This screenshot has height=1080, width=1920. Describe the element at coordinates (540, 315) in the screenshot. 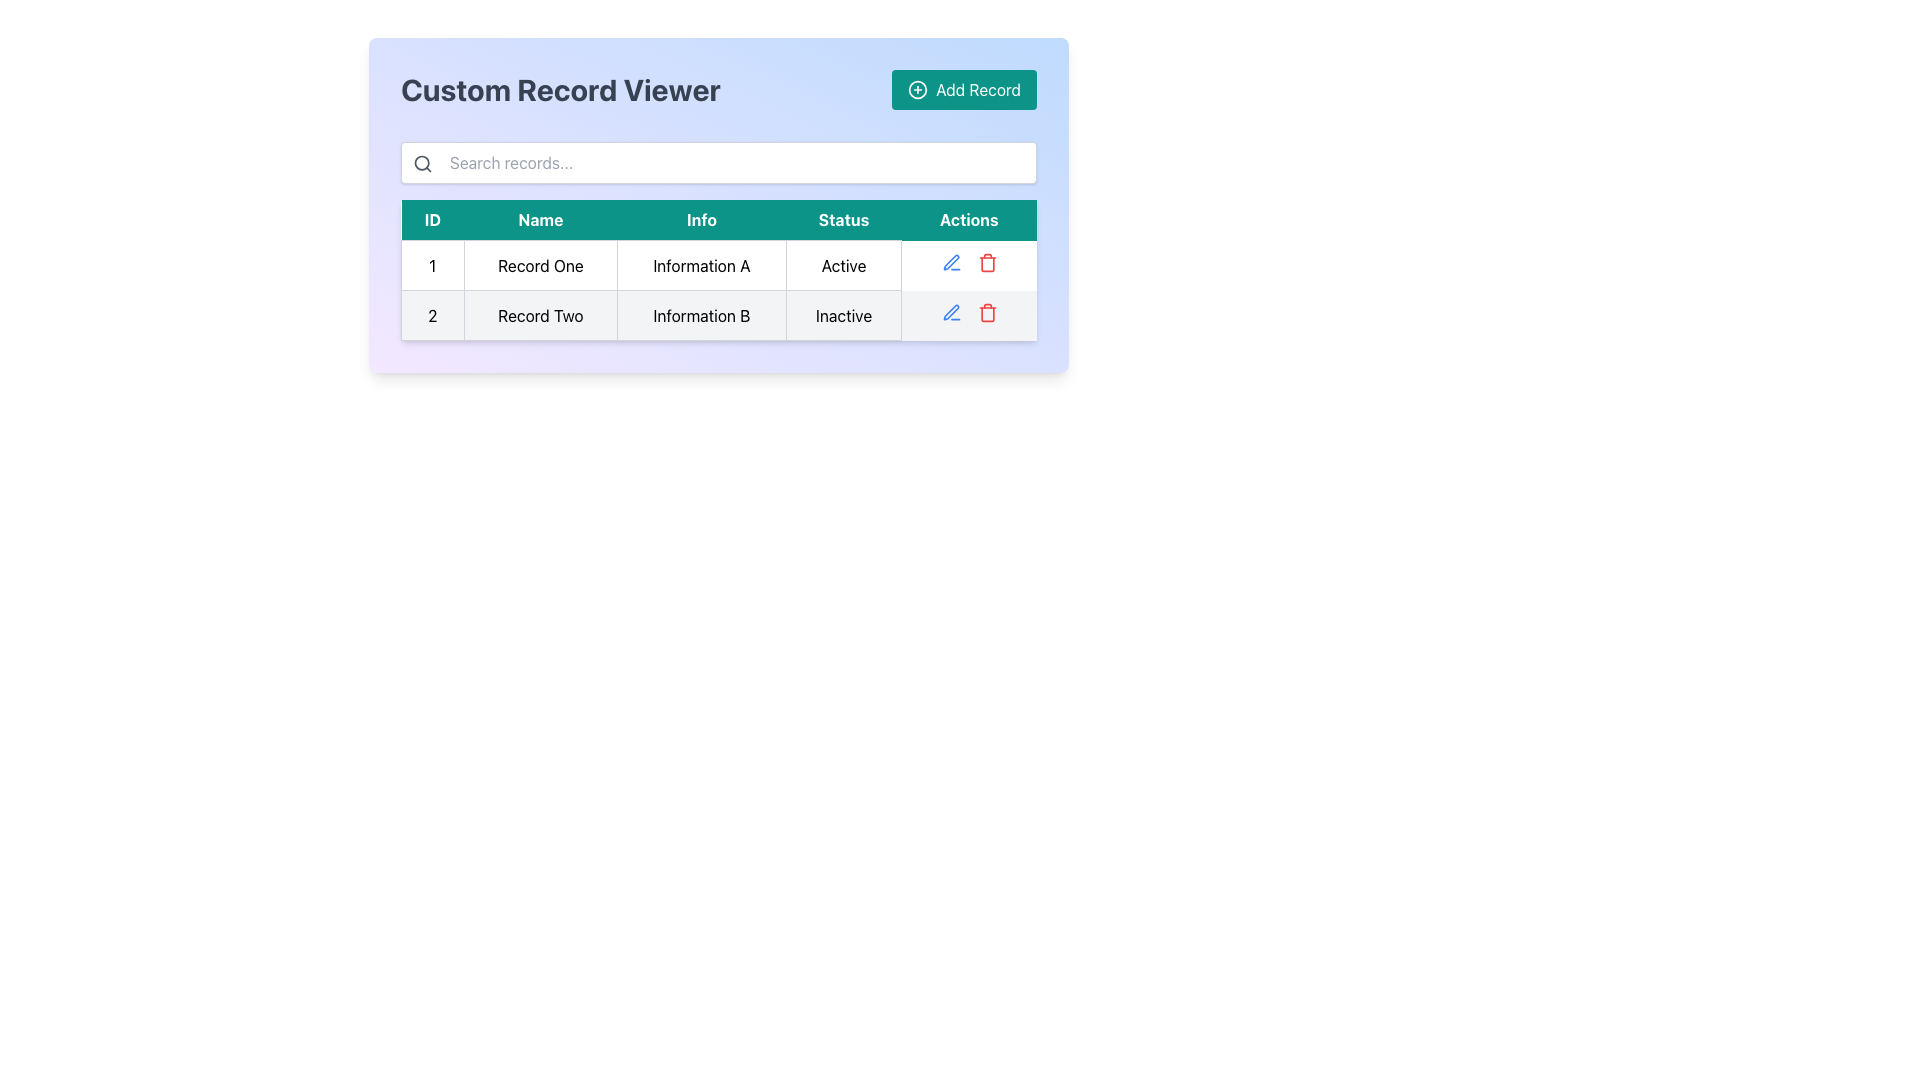

I see `the Text display field in the second row of the table, located in the second column between the 'ID' and 'Info' fields` at that location.